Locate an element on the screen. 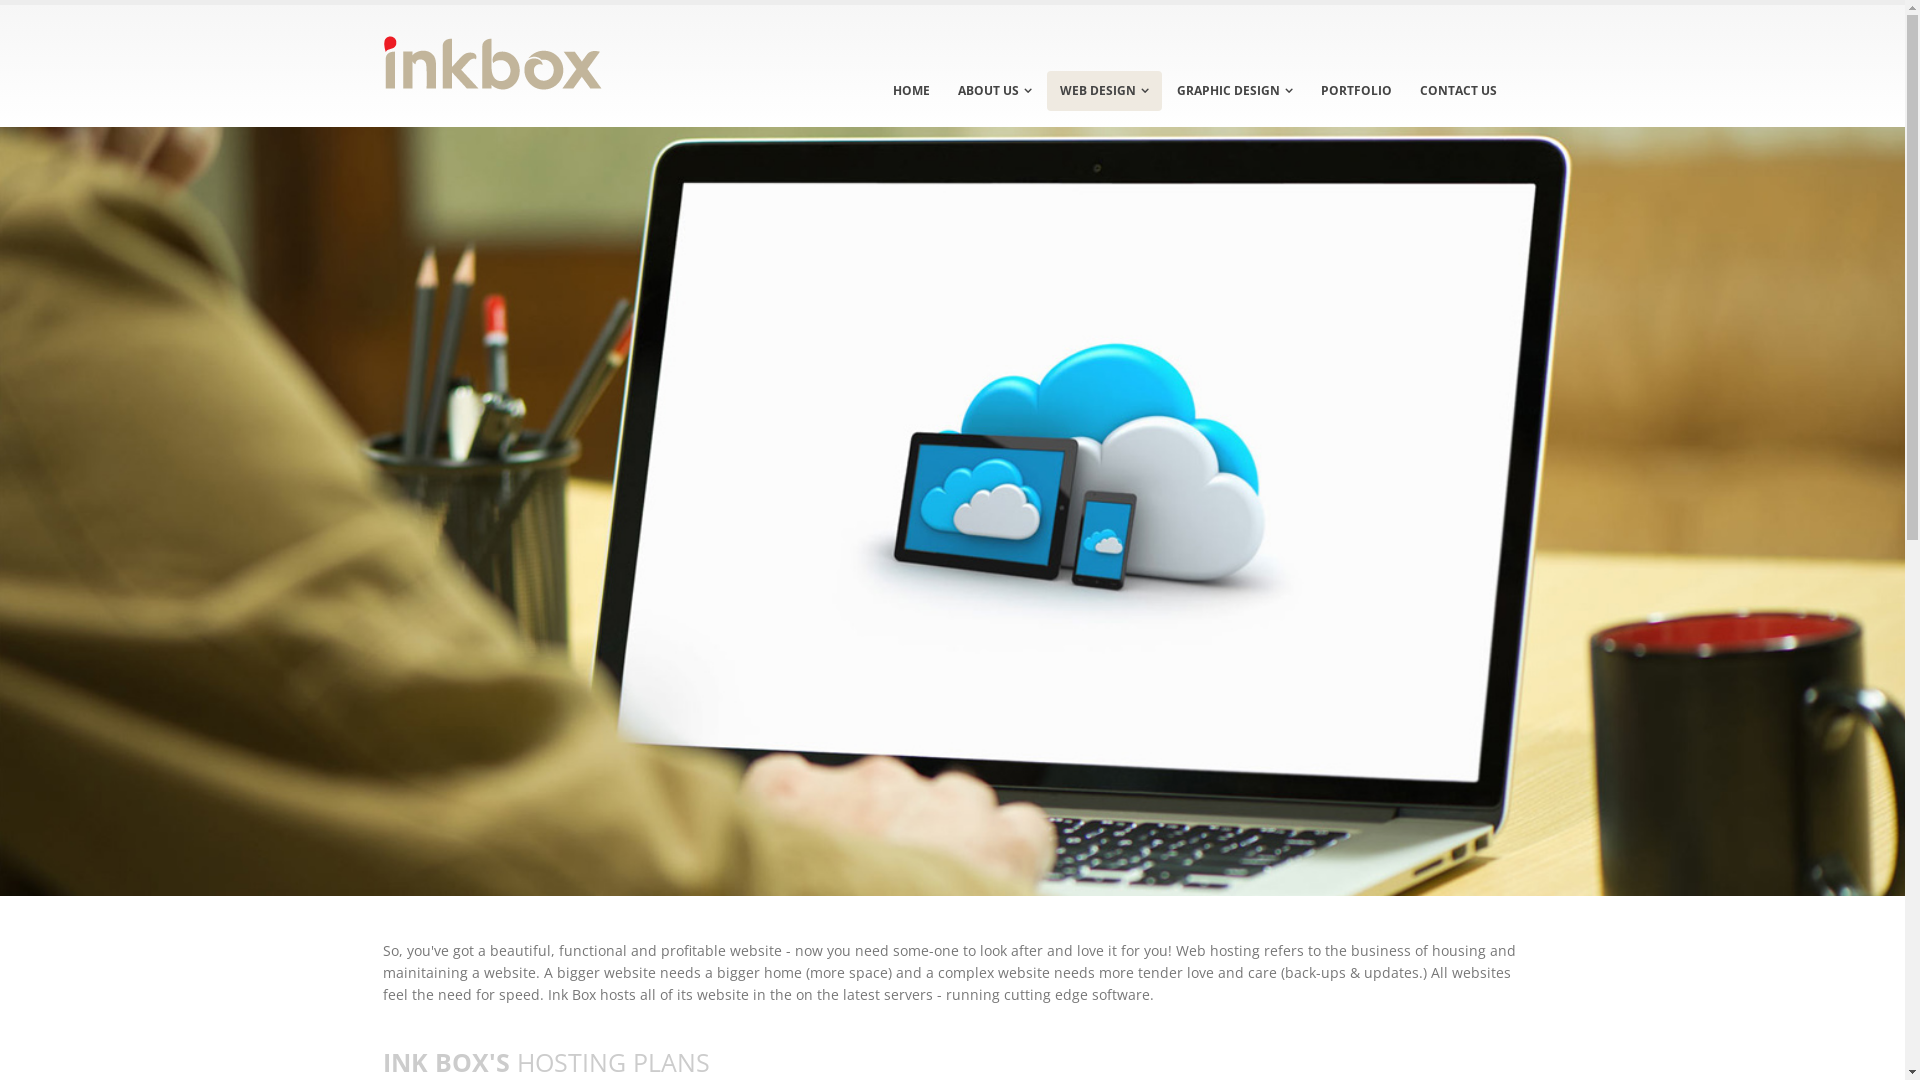  'CONTACT US' is located at coordinates (1457, 91).